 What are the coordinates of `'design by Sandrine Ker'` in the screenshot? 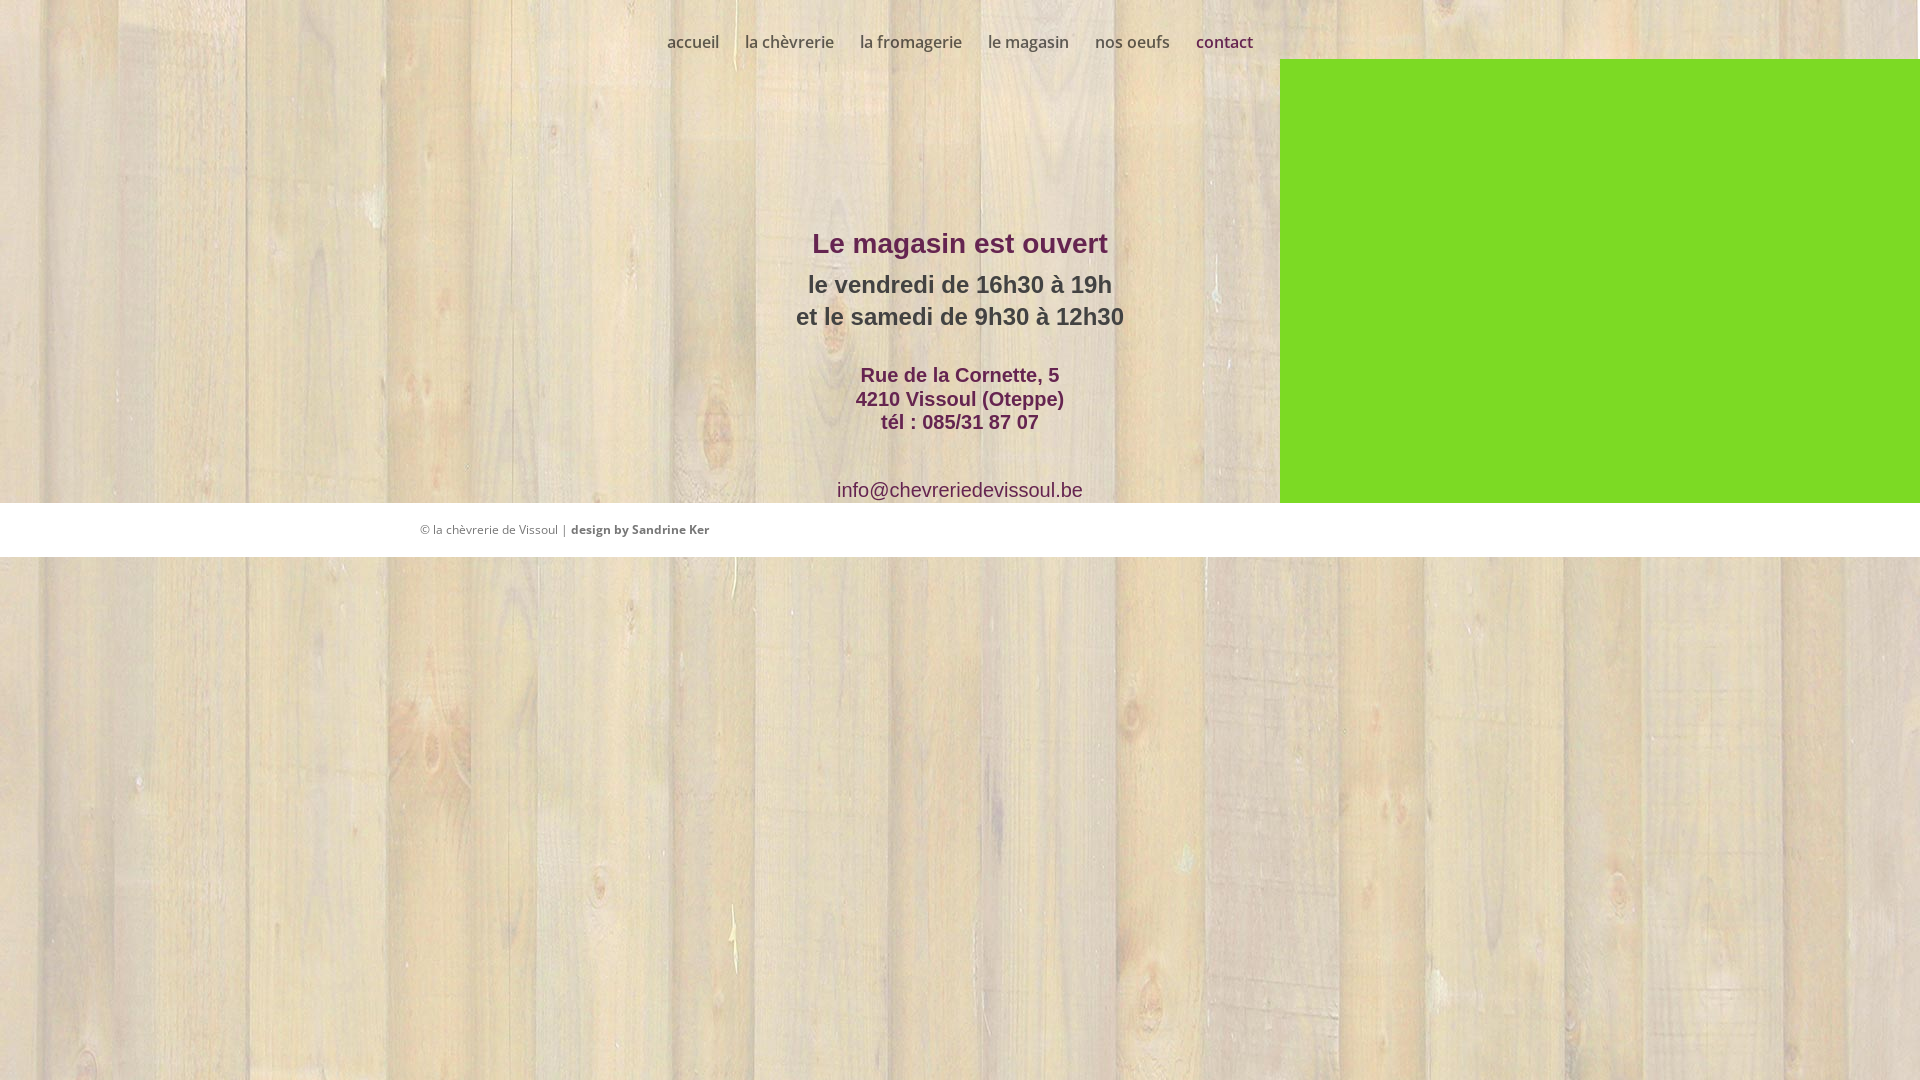 It's located at (638, 528).